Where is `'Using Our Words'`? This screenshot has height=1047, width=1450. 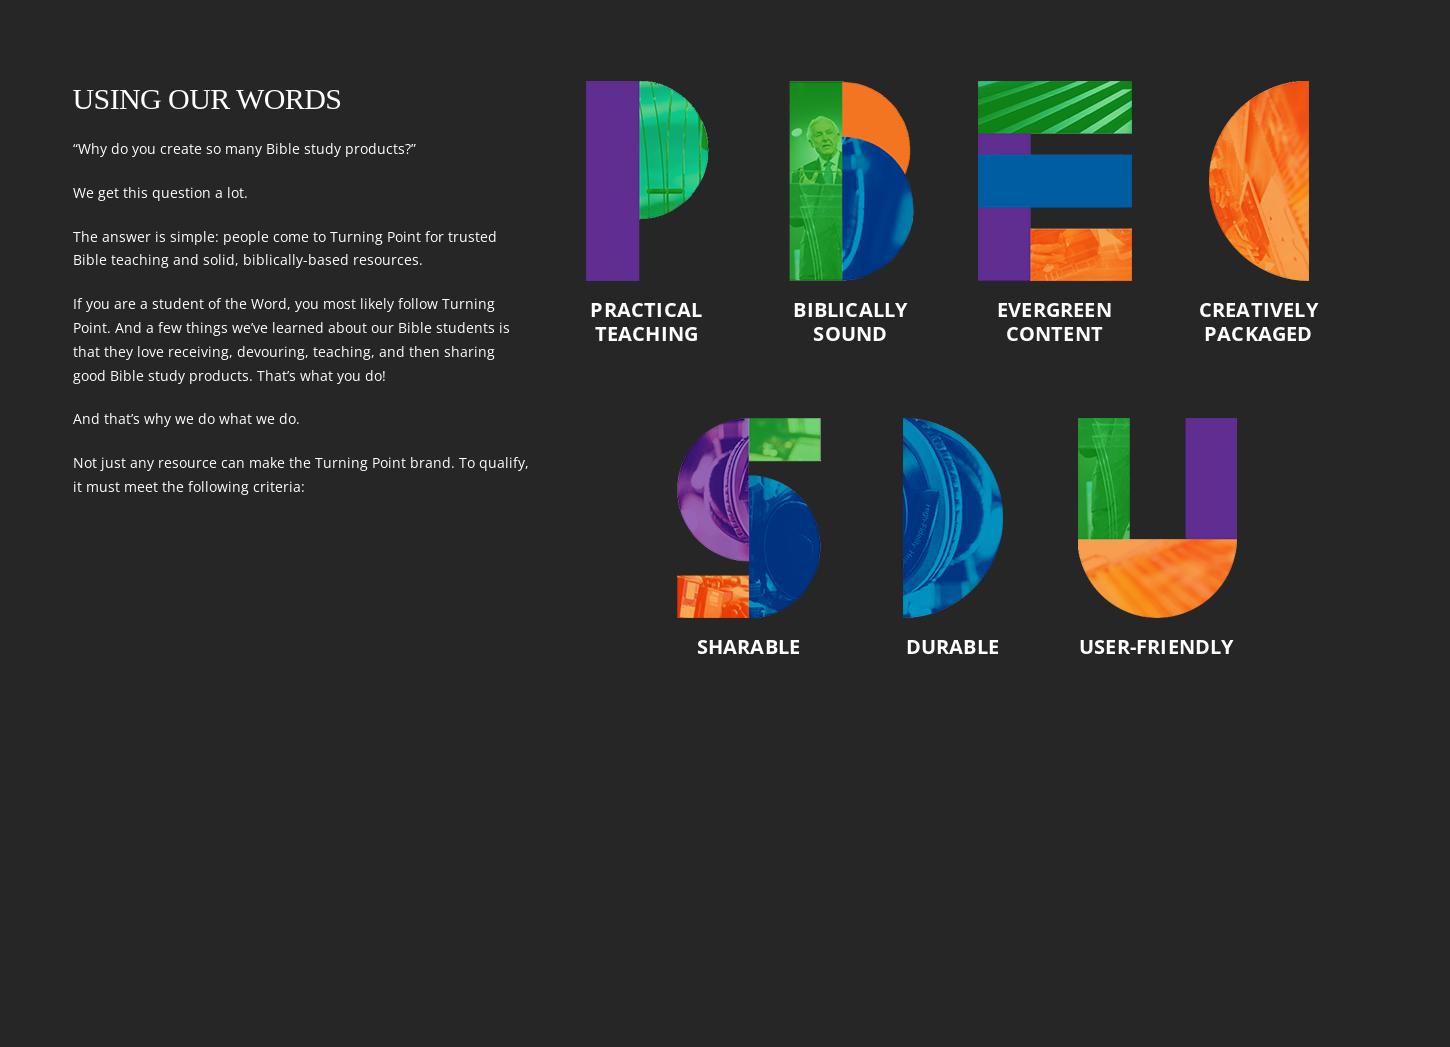
'Using Our Words' is located at coordinates (205, 97).